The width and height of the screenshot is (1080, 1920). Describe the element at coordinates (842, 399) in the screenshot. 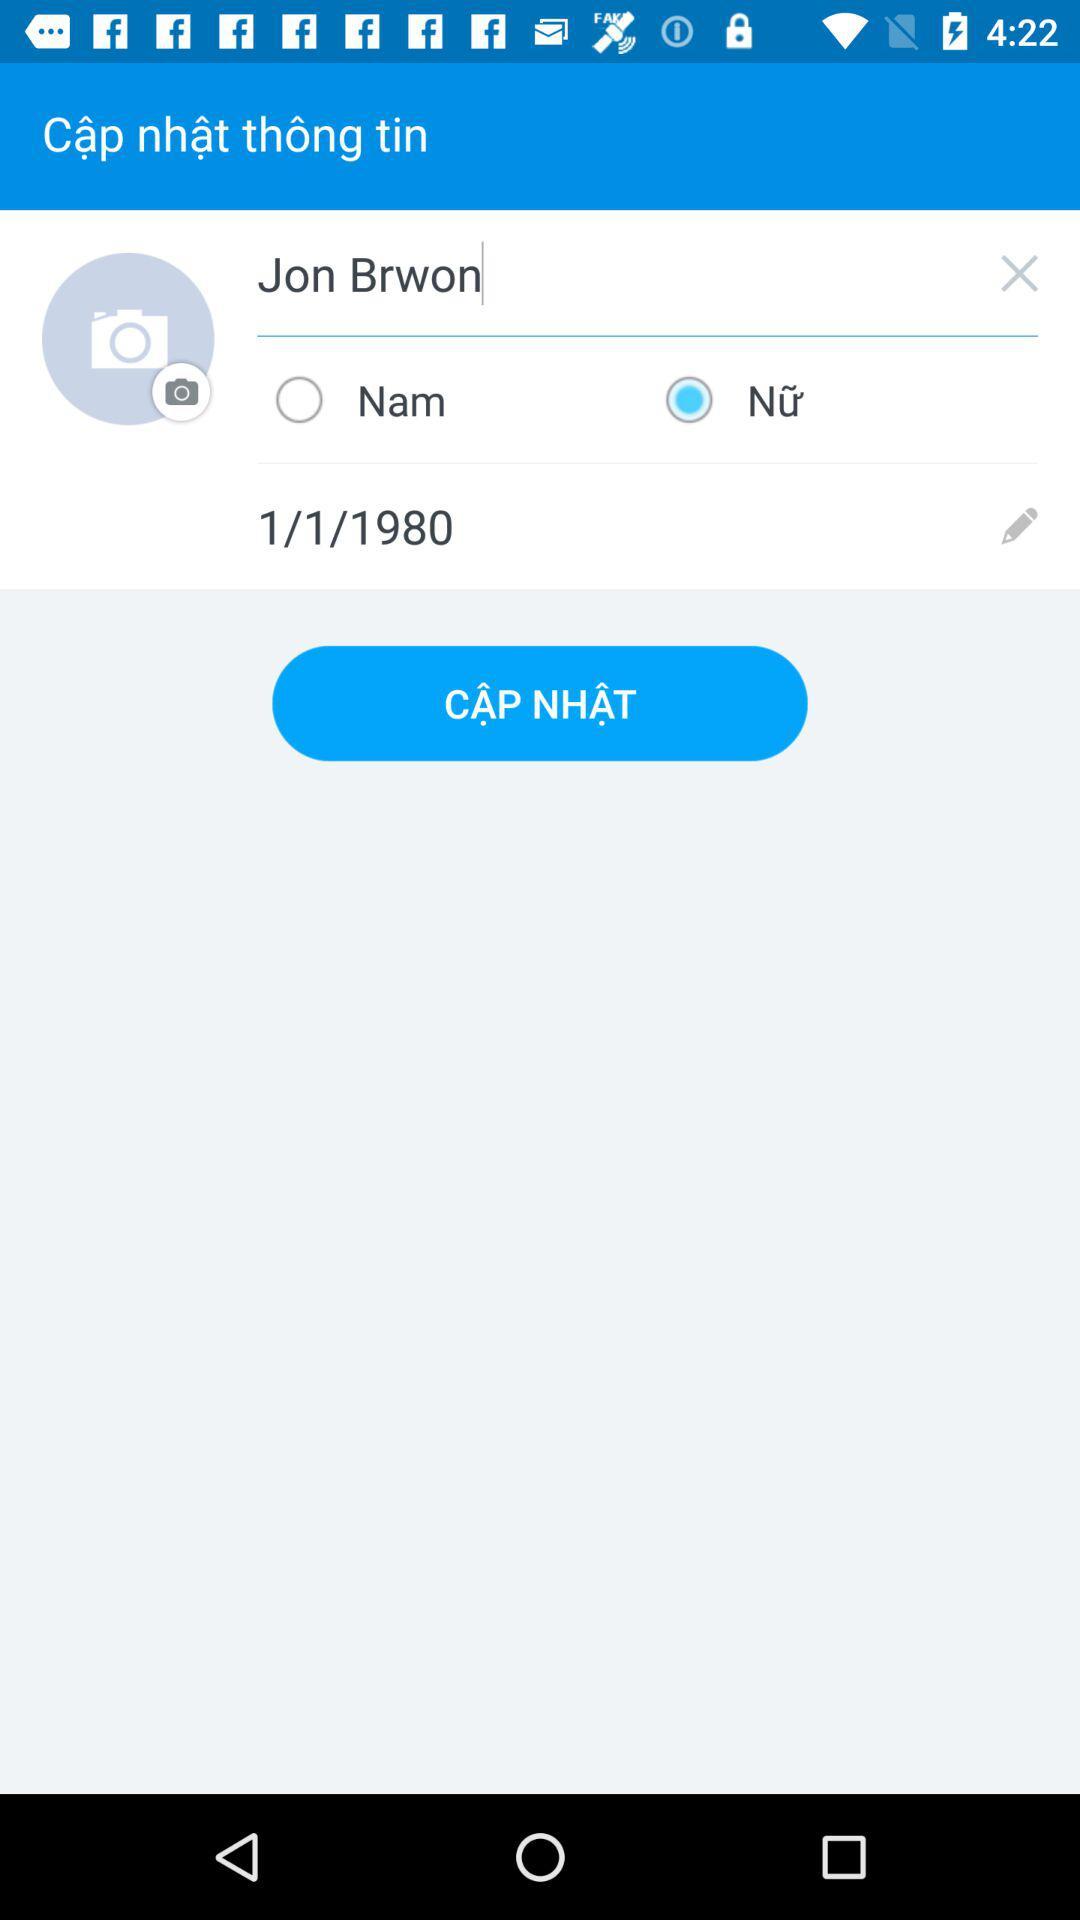

I see `the icon next to the nam` at that location.